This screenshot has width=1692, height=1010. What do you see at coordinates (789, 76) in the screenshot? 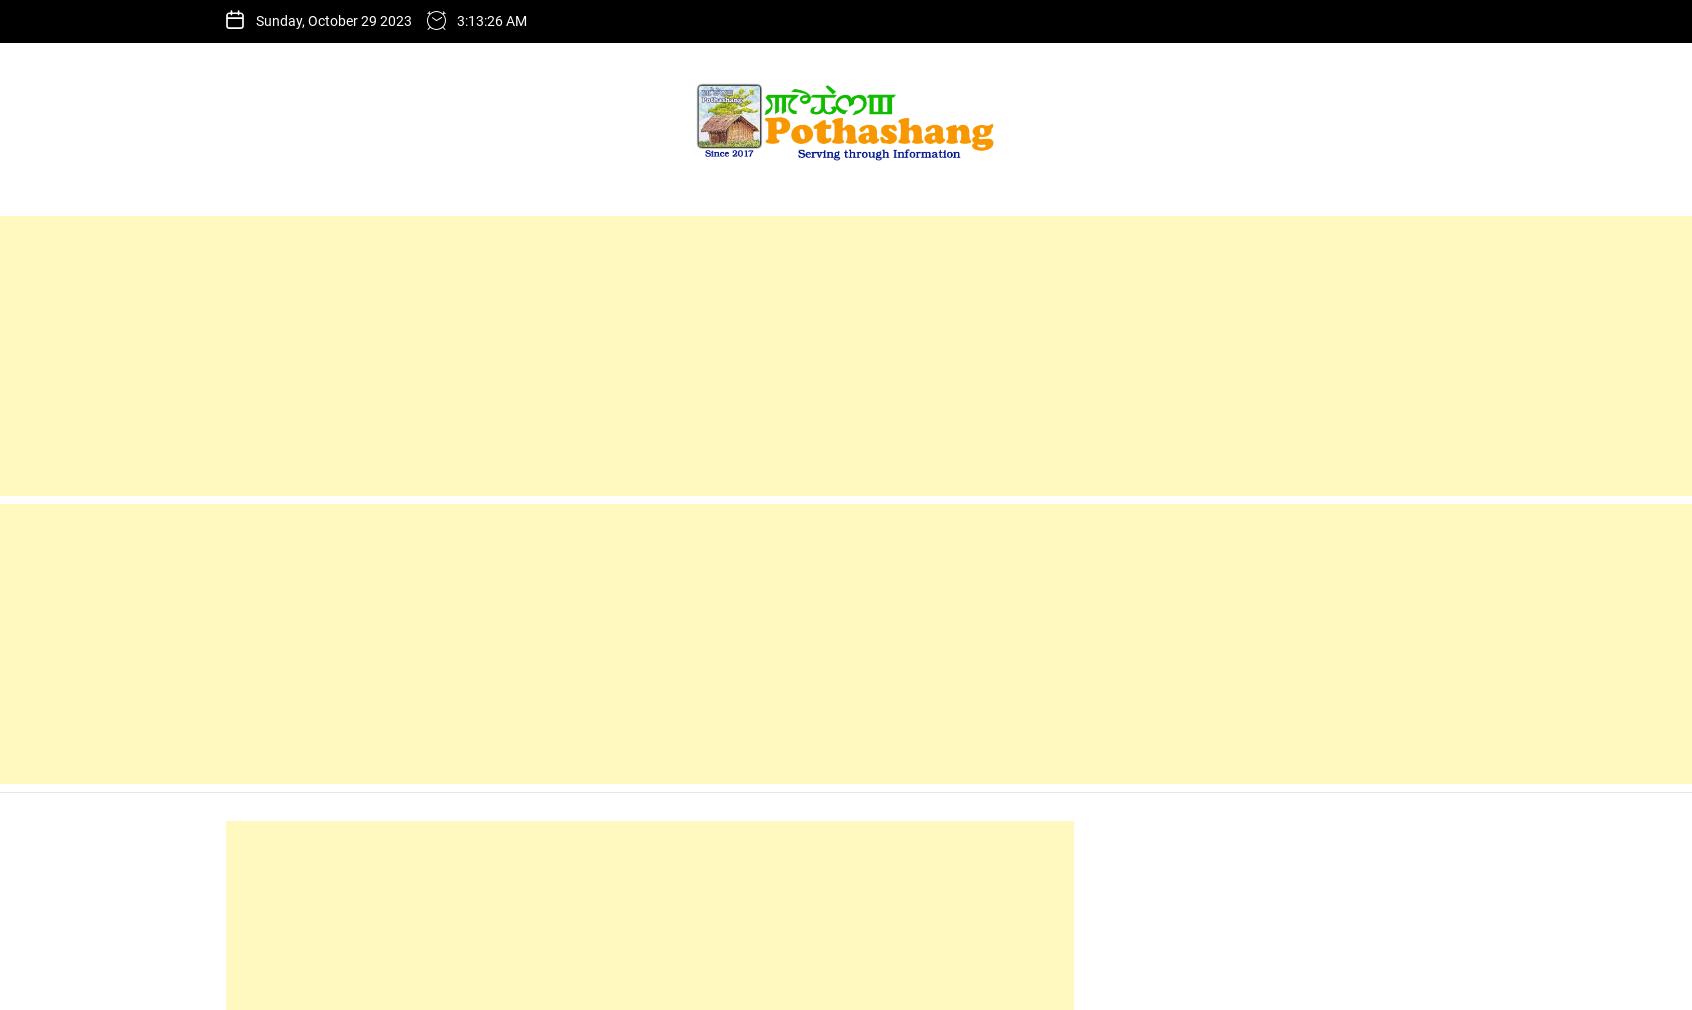
I see `'KSA demands clarification'` at bounding box center [789, 76].